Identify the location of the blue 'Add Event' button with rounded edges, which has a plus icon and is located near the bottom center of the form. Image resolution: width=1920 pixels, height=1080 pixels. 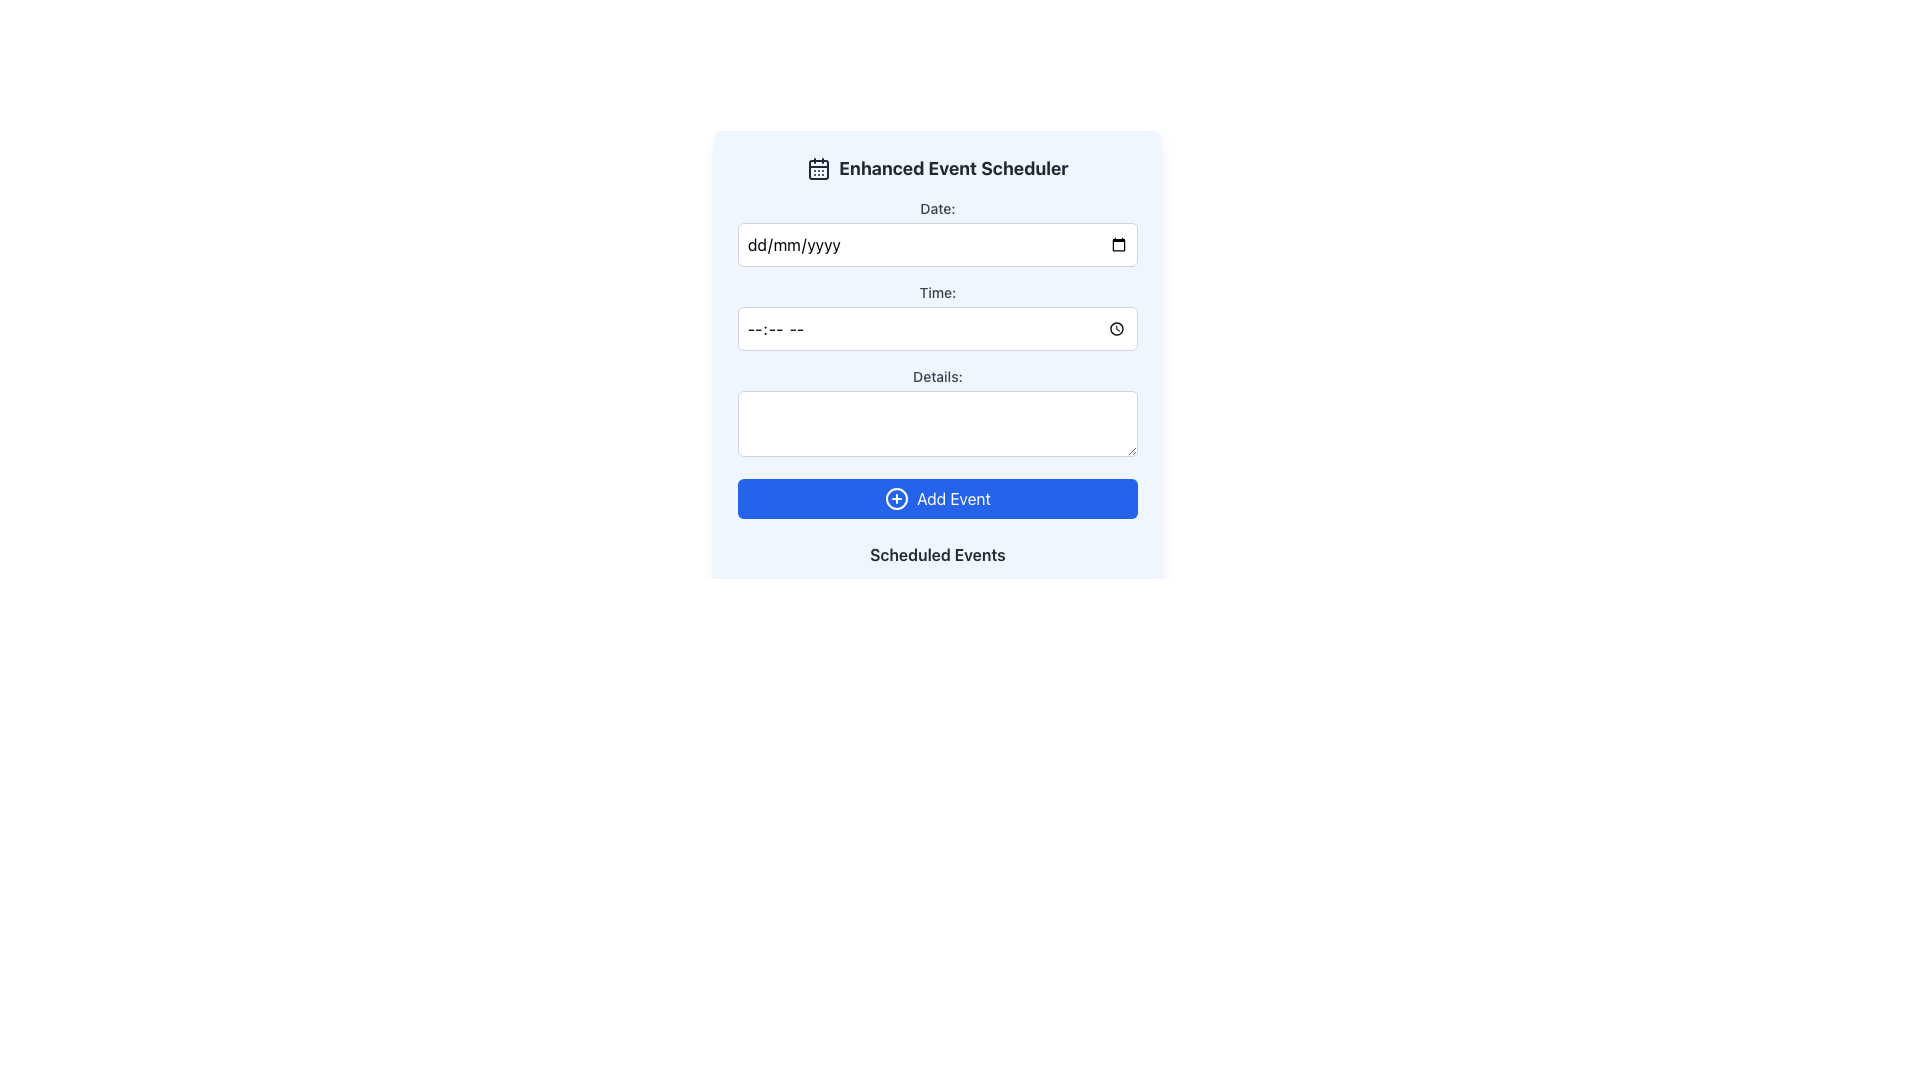
(936, 497).